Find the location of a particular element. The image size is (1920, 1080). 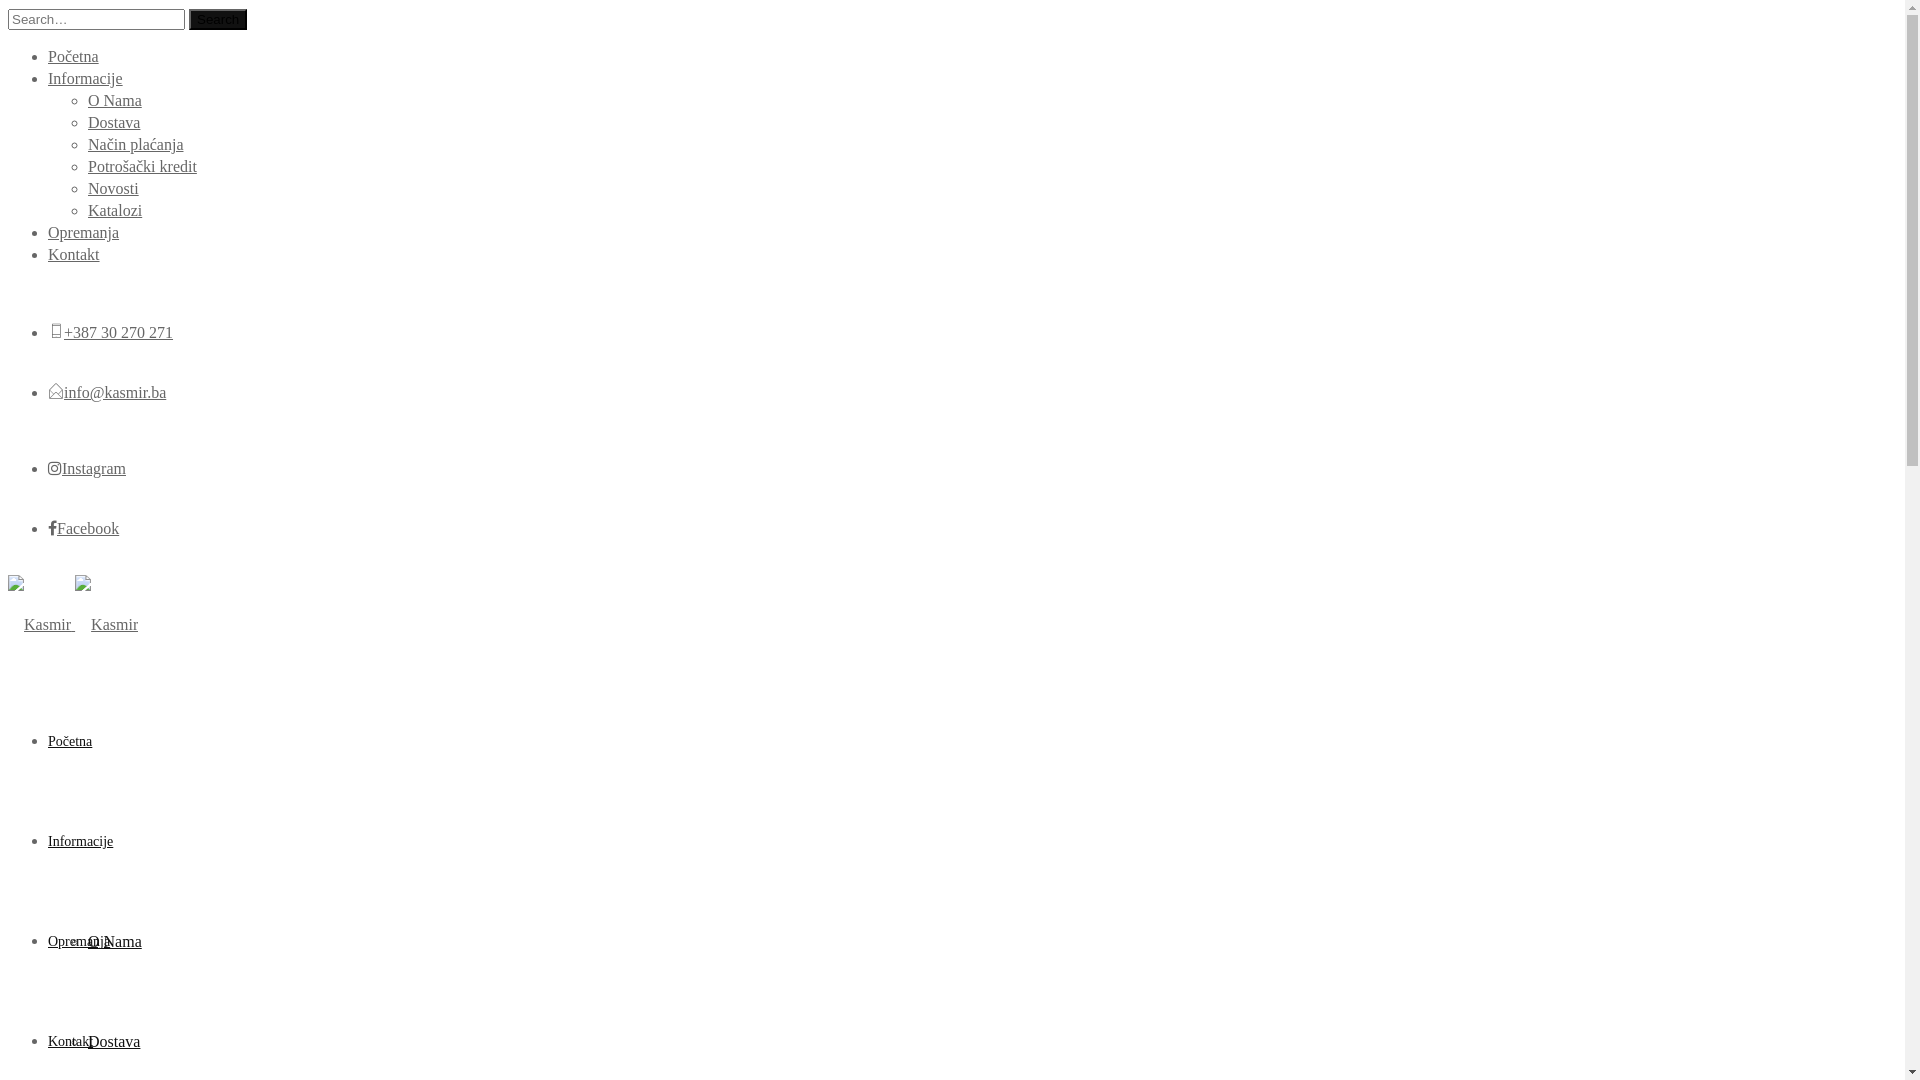

'Dostava' is located at coordinates (86, 1040).